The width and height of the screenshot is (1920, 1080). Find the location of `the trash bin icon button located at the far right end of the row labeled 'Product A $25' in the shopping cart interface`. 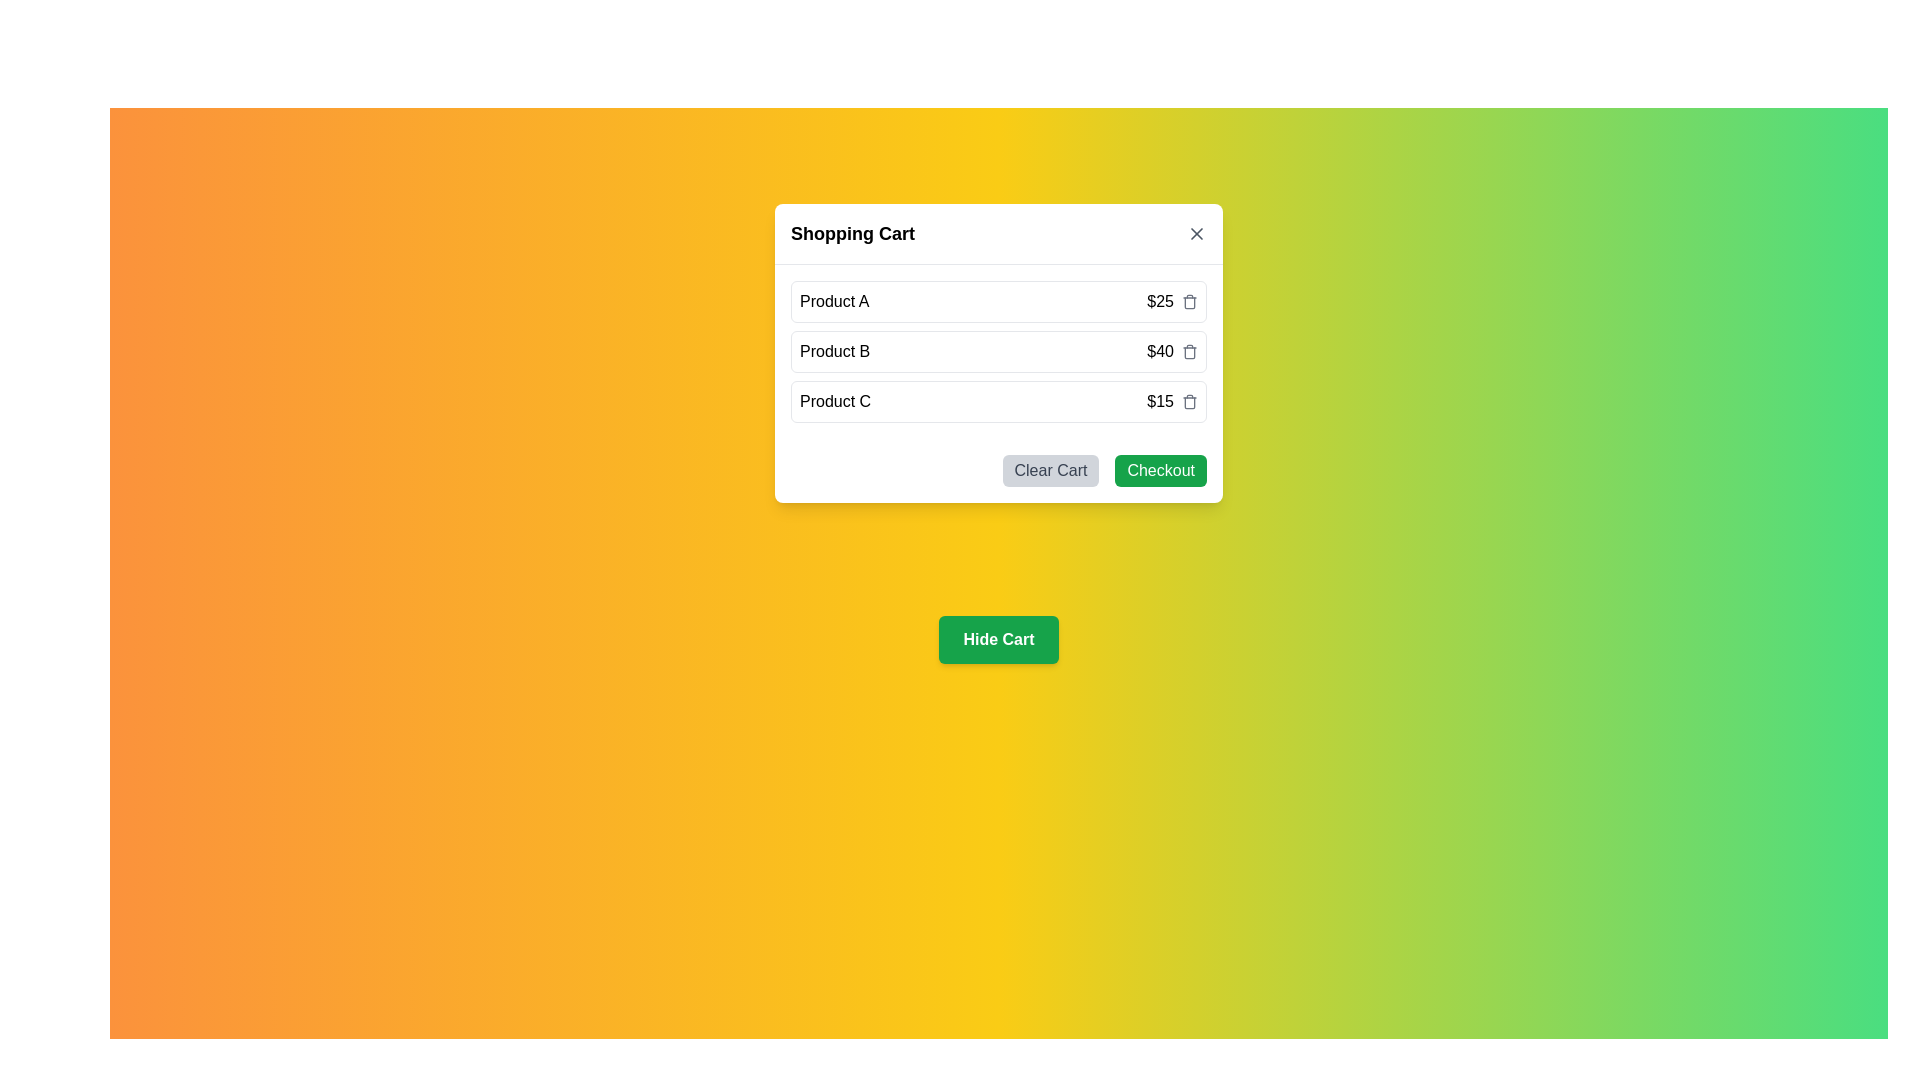

the trash bin icon button located at the far right end of the row labeled 'Product A $25' in the shopping cart interface is located at coordinates (1190, 301).